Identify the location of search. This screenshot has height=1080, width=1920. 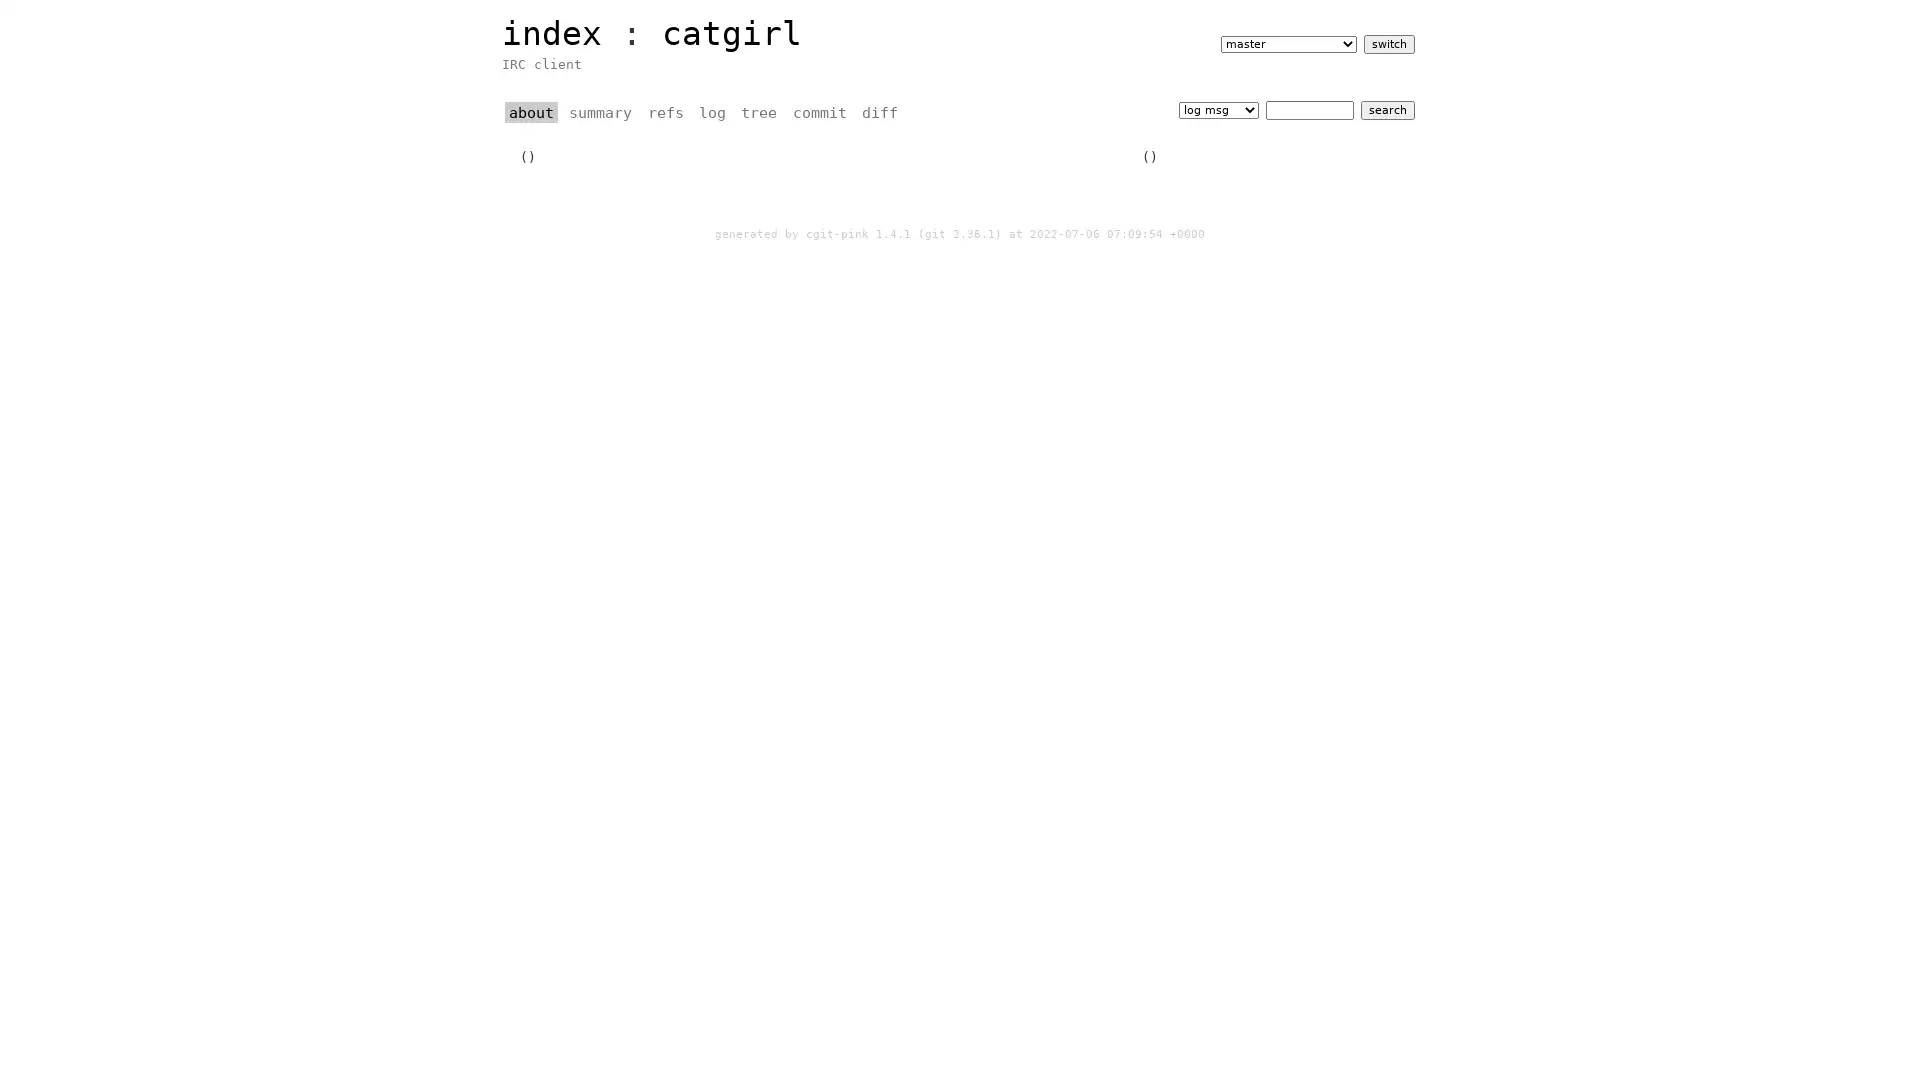
(1386, 109).